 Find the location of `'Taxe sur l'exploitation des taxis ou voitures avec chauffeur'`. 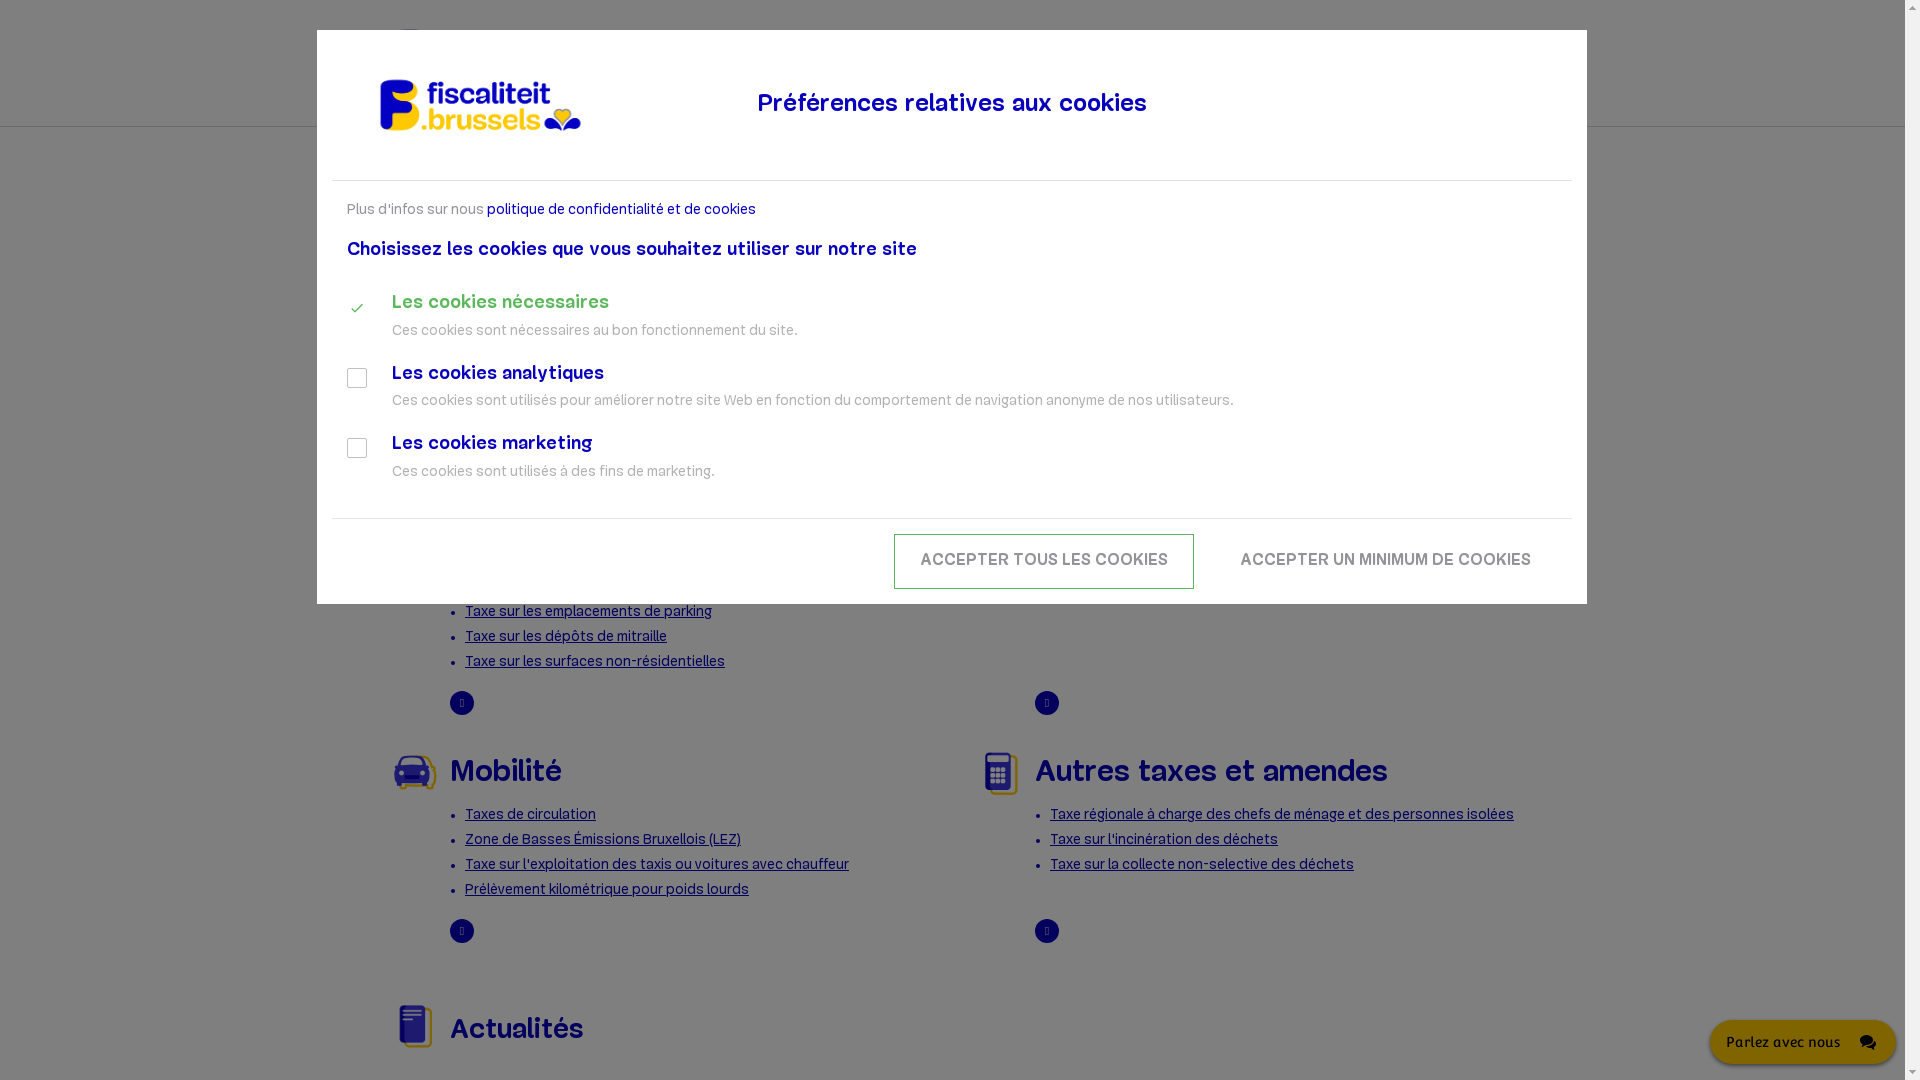

'Taxe sur l'exploitation des taxis ou voitures avec chauffeur' is located at coordinates (657, 864).